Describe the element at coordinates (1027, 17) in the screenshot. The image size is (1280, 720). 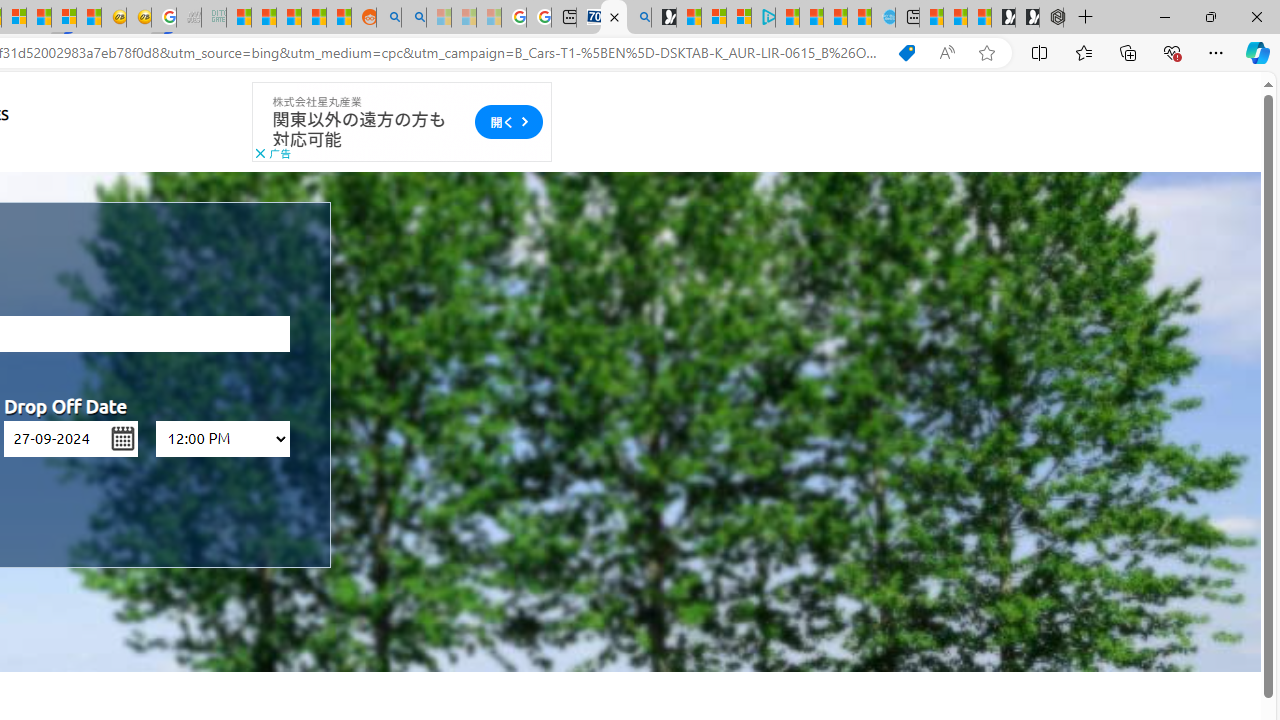
I see `'Play Free Online Games | Games from Microsoft Start'` at that location.